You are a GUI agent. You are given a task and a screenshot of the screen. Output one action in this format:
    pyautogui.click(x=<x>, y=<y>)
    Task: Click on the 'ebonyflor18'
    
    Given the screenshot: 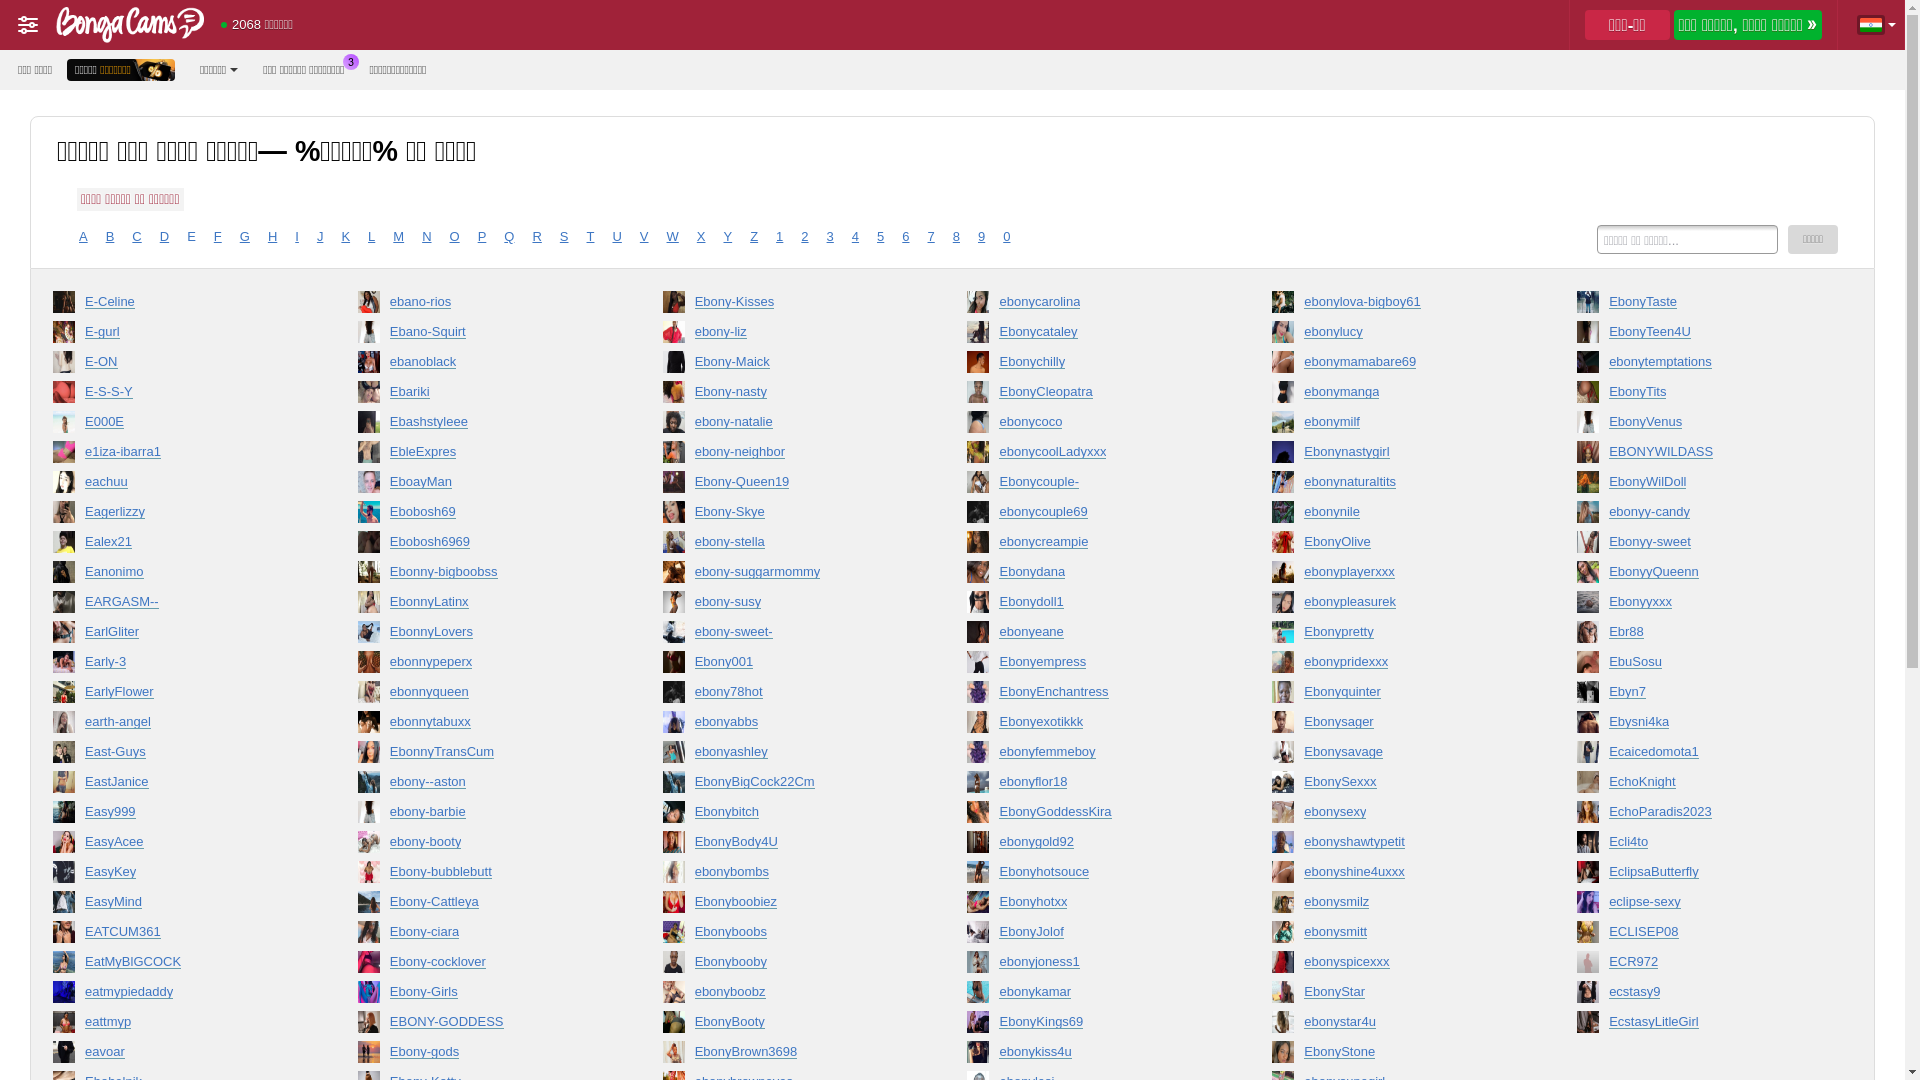 What is the action you would take?
    pyautogui.click(x=1089, y=785)
    